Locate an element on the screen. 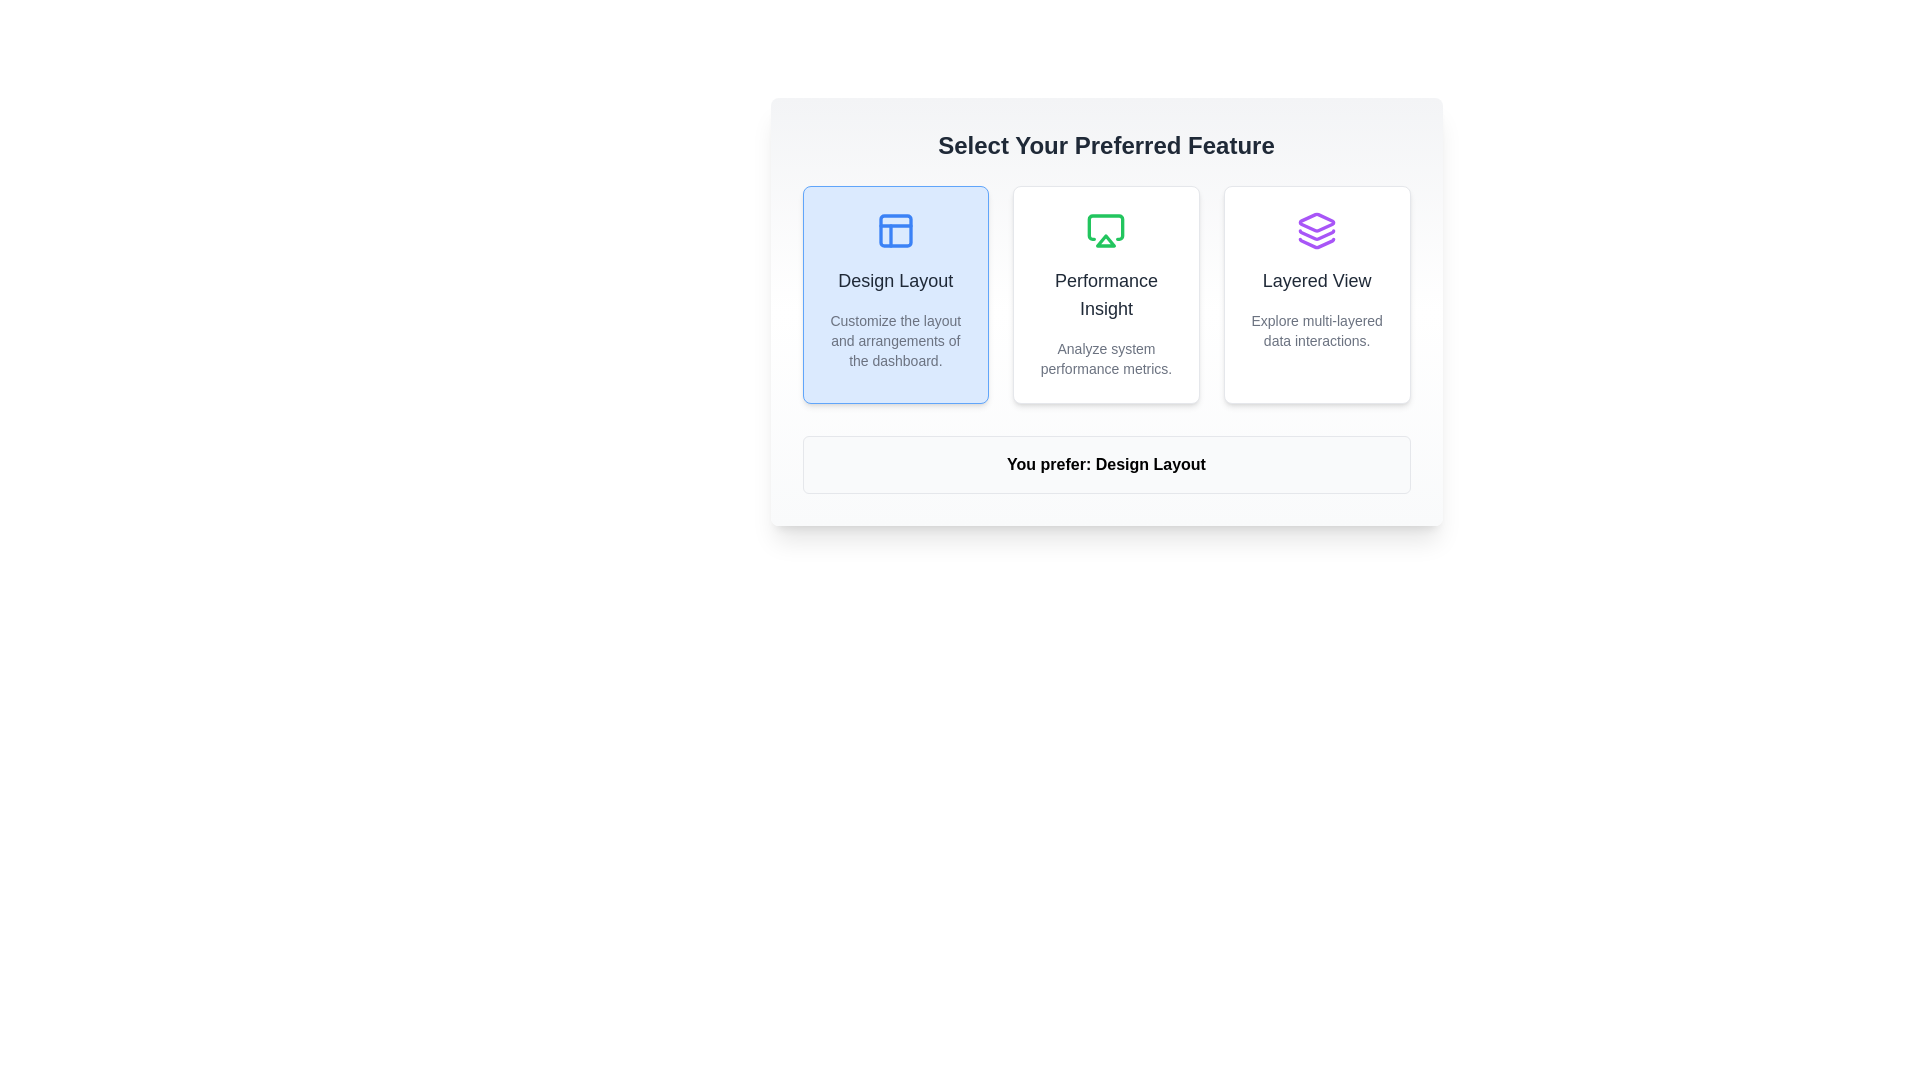 This screenshot has height=1080, width=1920. the purple layered icon located at the top center of the 'Layered View' card, which is the rightmost card among three horizontal cards is located at coordinates (1317, 230).